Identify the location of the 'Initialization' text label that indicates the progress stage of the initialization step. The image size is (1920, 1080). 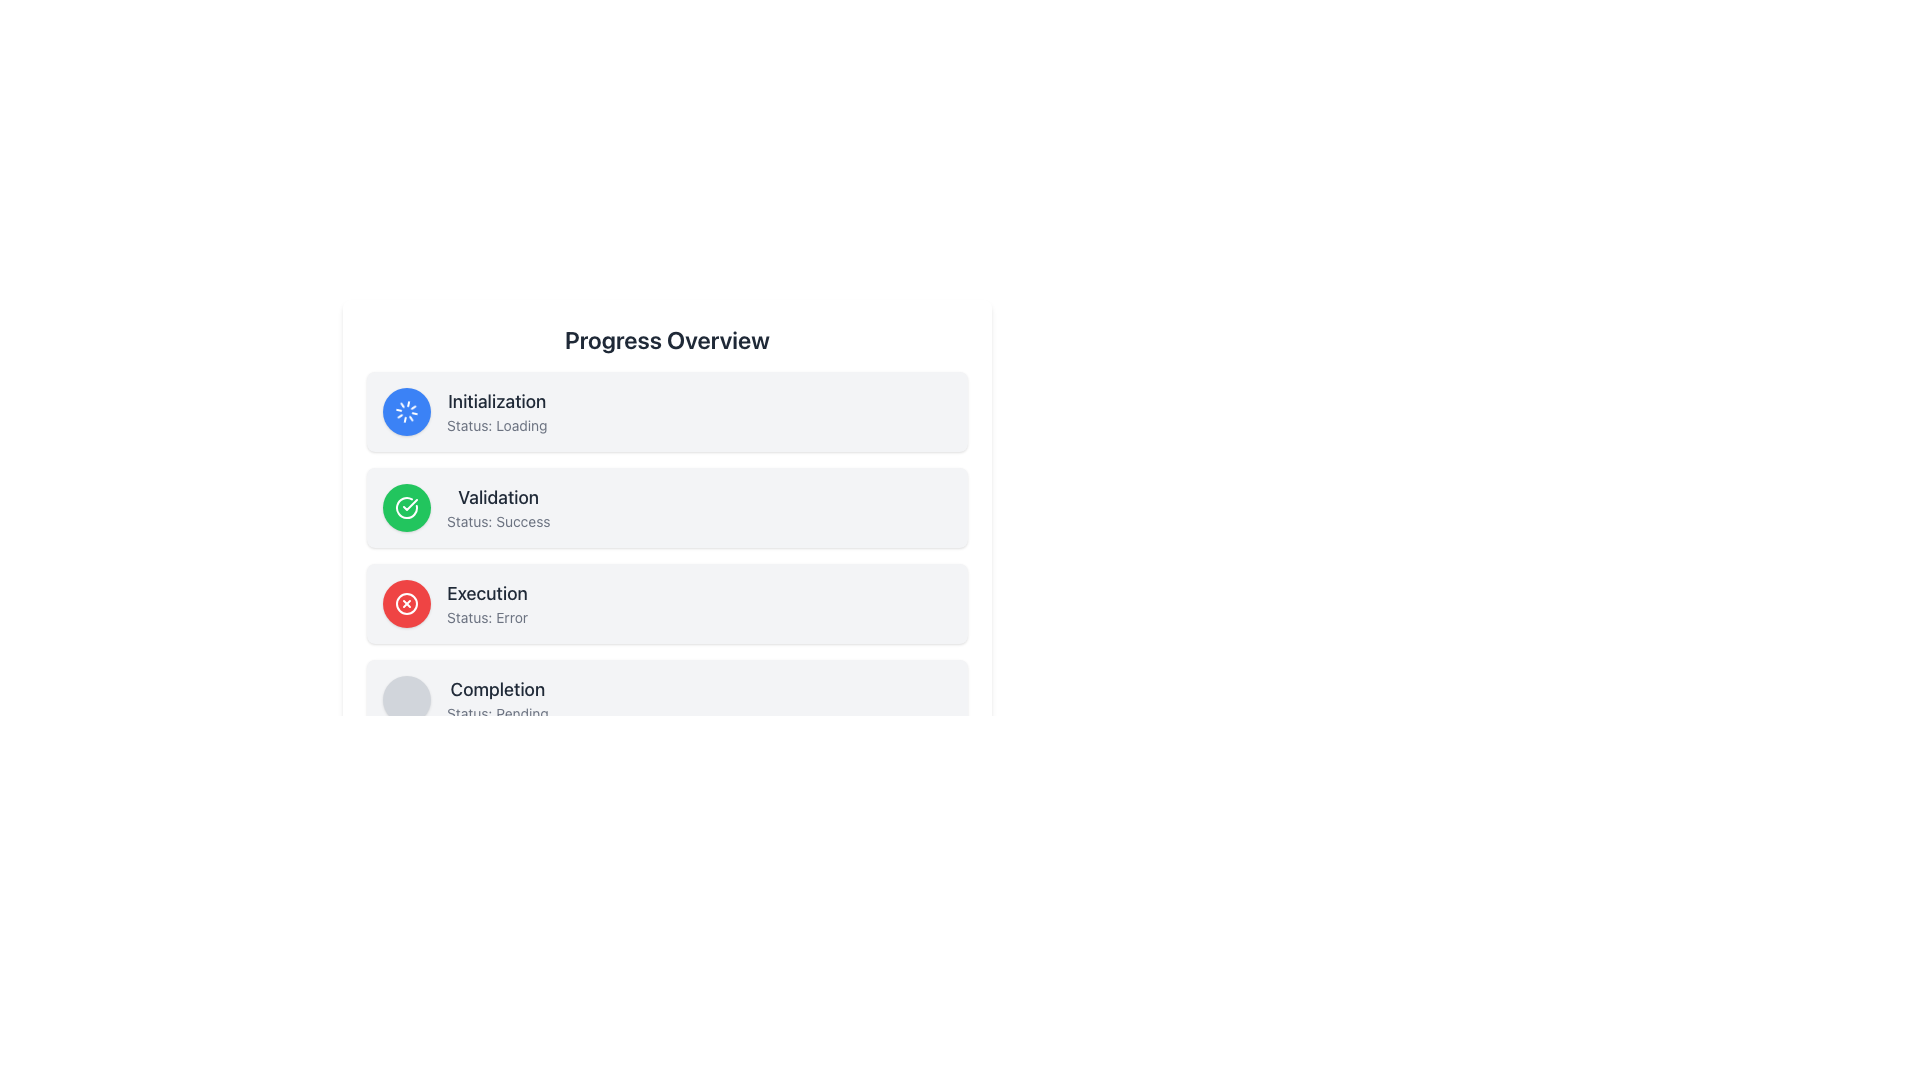
(497, 401).